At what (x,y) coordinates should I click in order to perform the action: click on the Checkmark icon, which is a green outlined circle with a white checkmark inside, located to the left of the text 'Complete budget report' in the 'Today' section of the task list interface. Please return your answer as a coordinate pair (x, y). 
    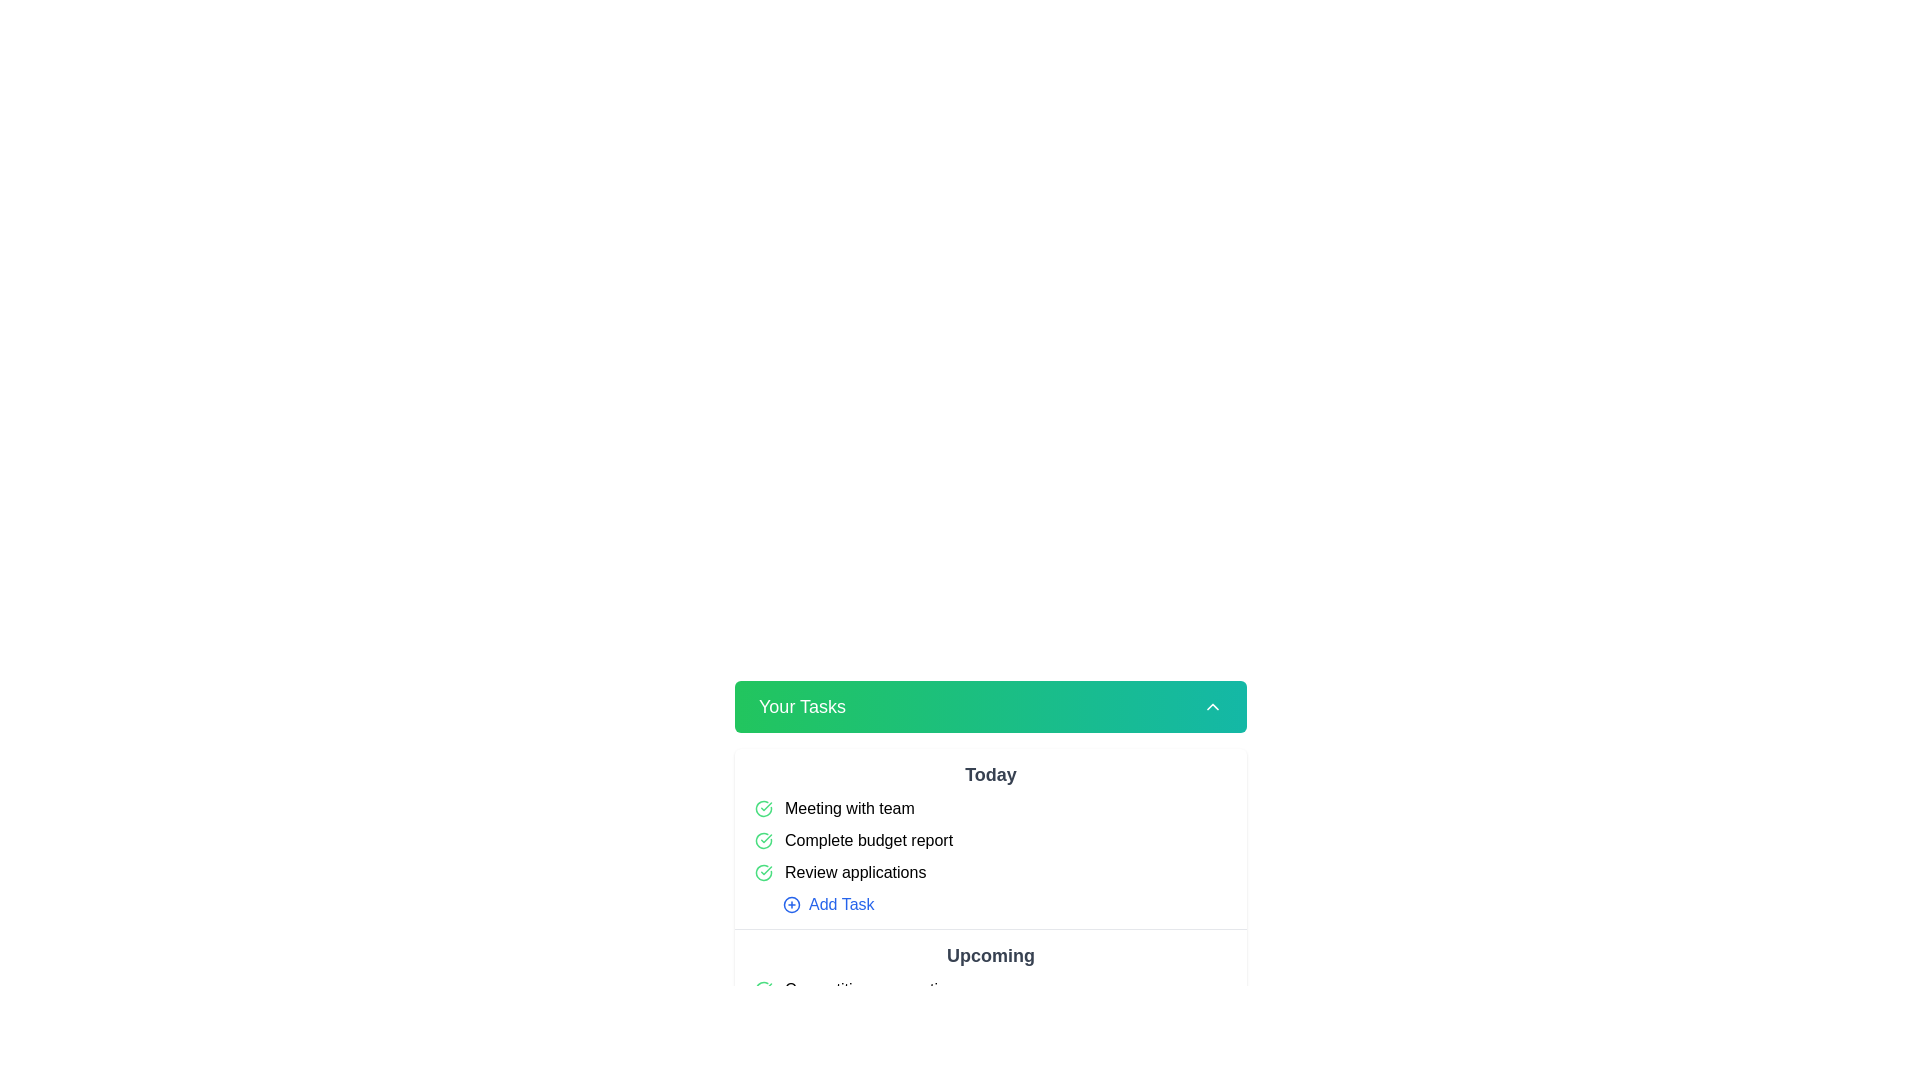
    Looking at the image, I should click on (762, 840).